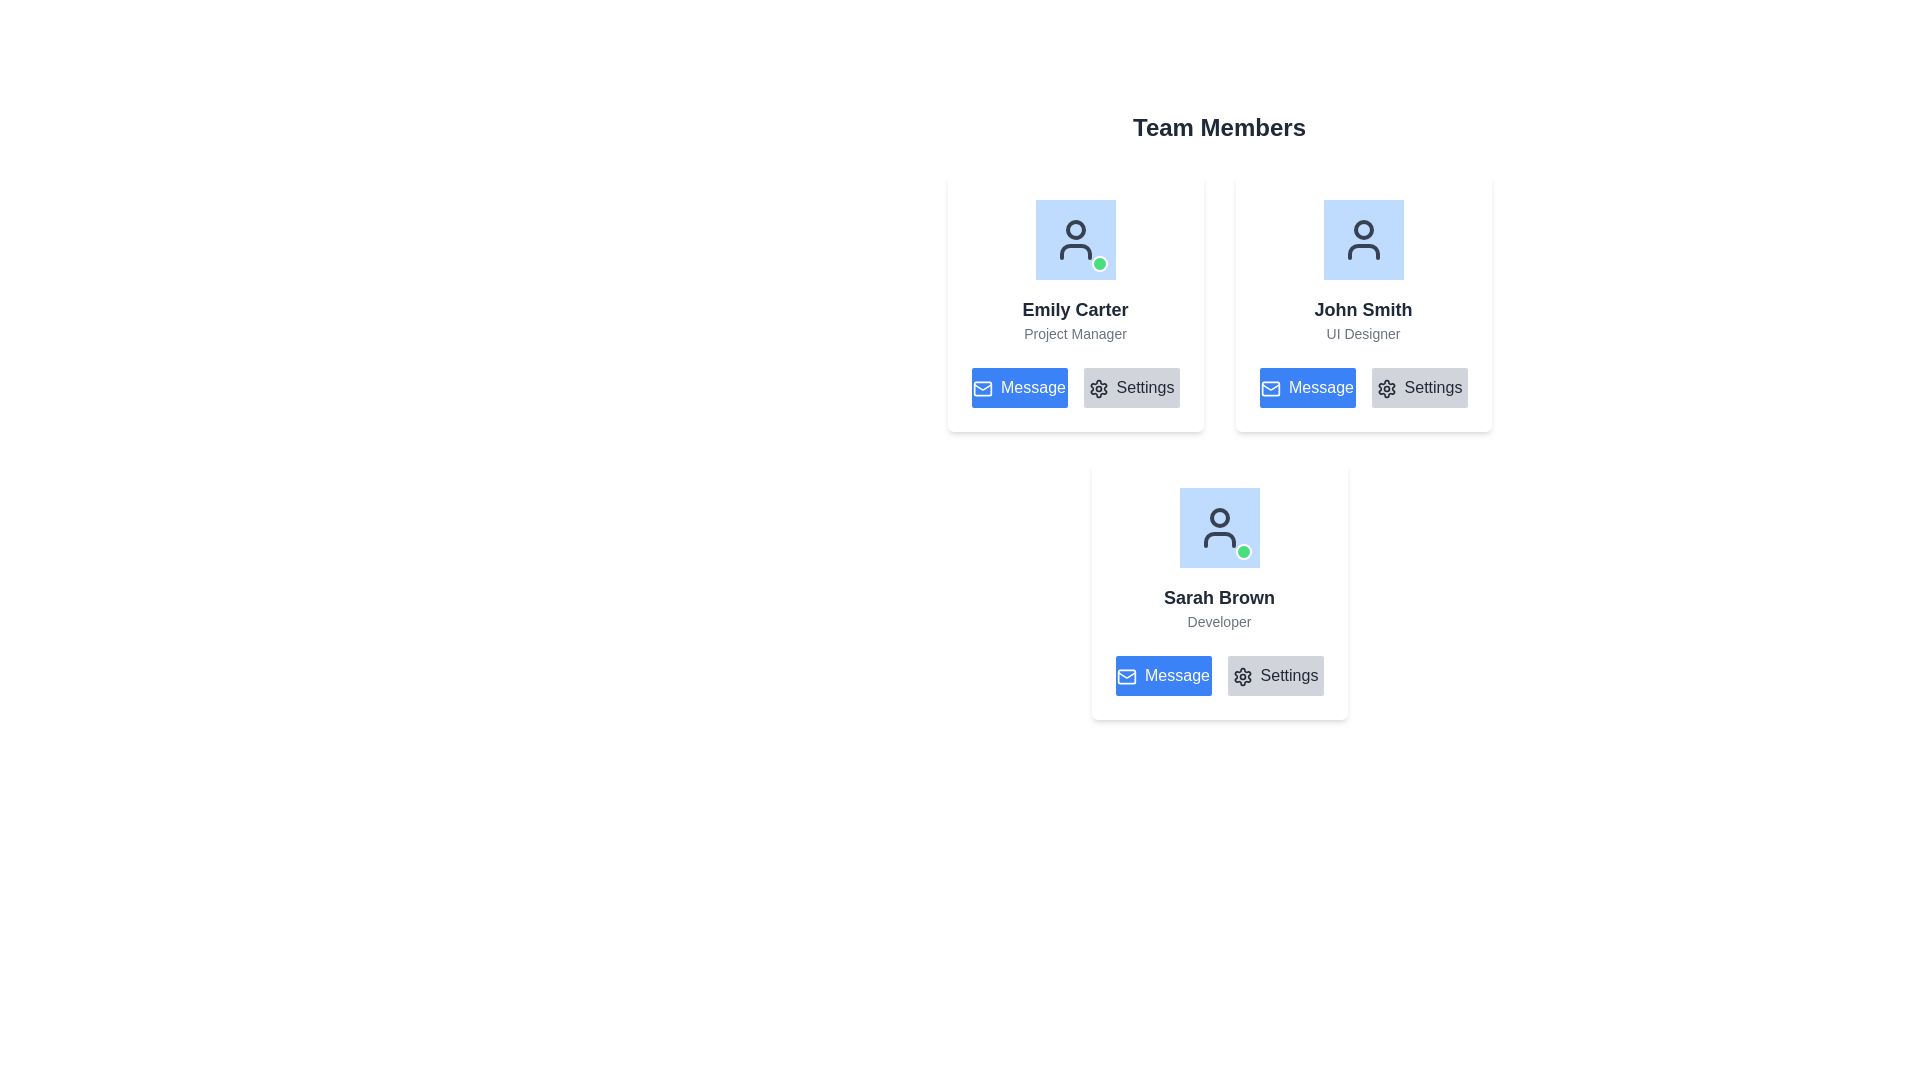 Image resolution: width=1920 pixels, height=1080 pixels. Describe the element at coordinates (1242, 551) in the screenshot. I see `the small circular green indicator with a white border located at the bottom-right corner of the blue square profile icon` at that location.